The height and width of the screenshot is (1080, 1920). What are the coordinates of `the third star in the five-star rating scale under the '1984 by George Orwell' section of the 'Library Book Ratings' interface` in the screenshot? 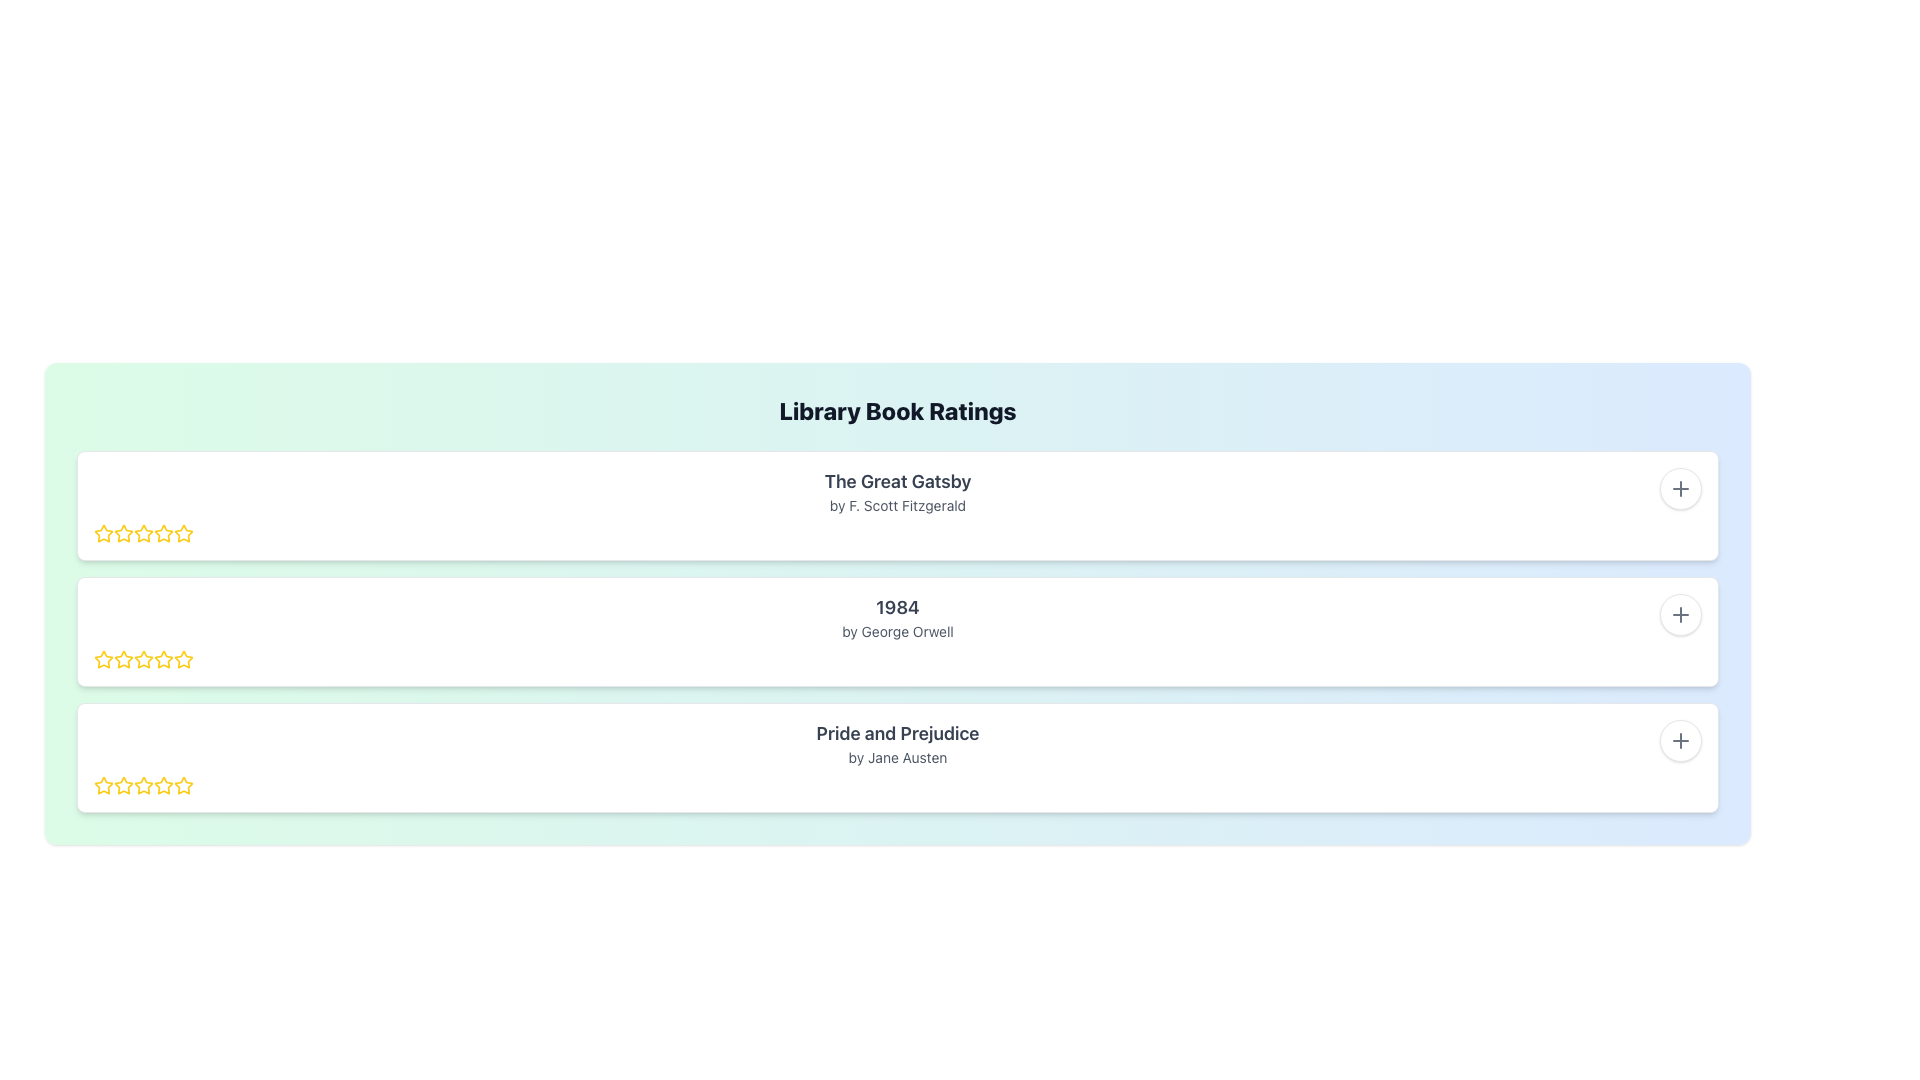 It's located at (143, 659).